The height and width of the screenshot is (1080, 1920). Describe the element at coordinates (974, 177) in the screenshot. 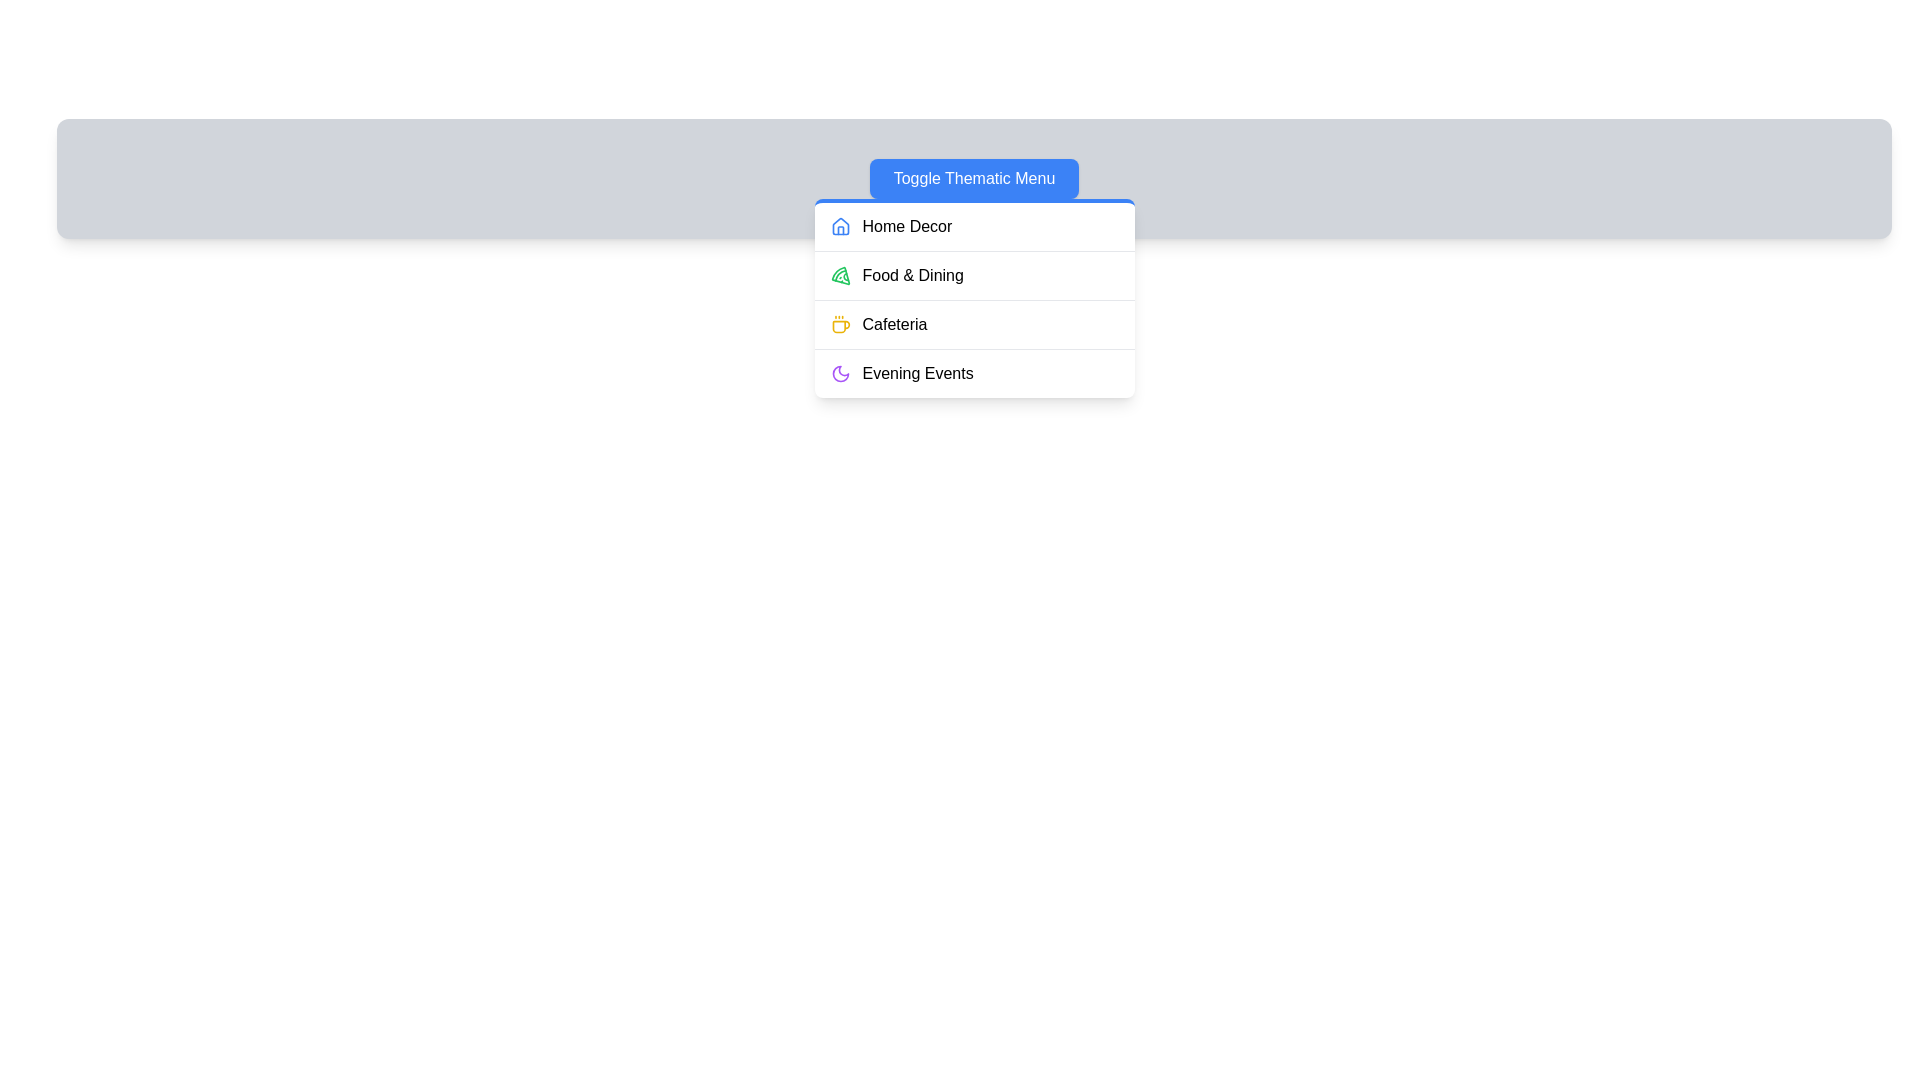

I see `the toggle button to toggle the visibility of the thematic menu` at that location.